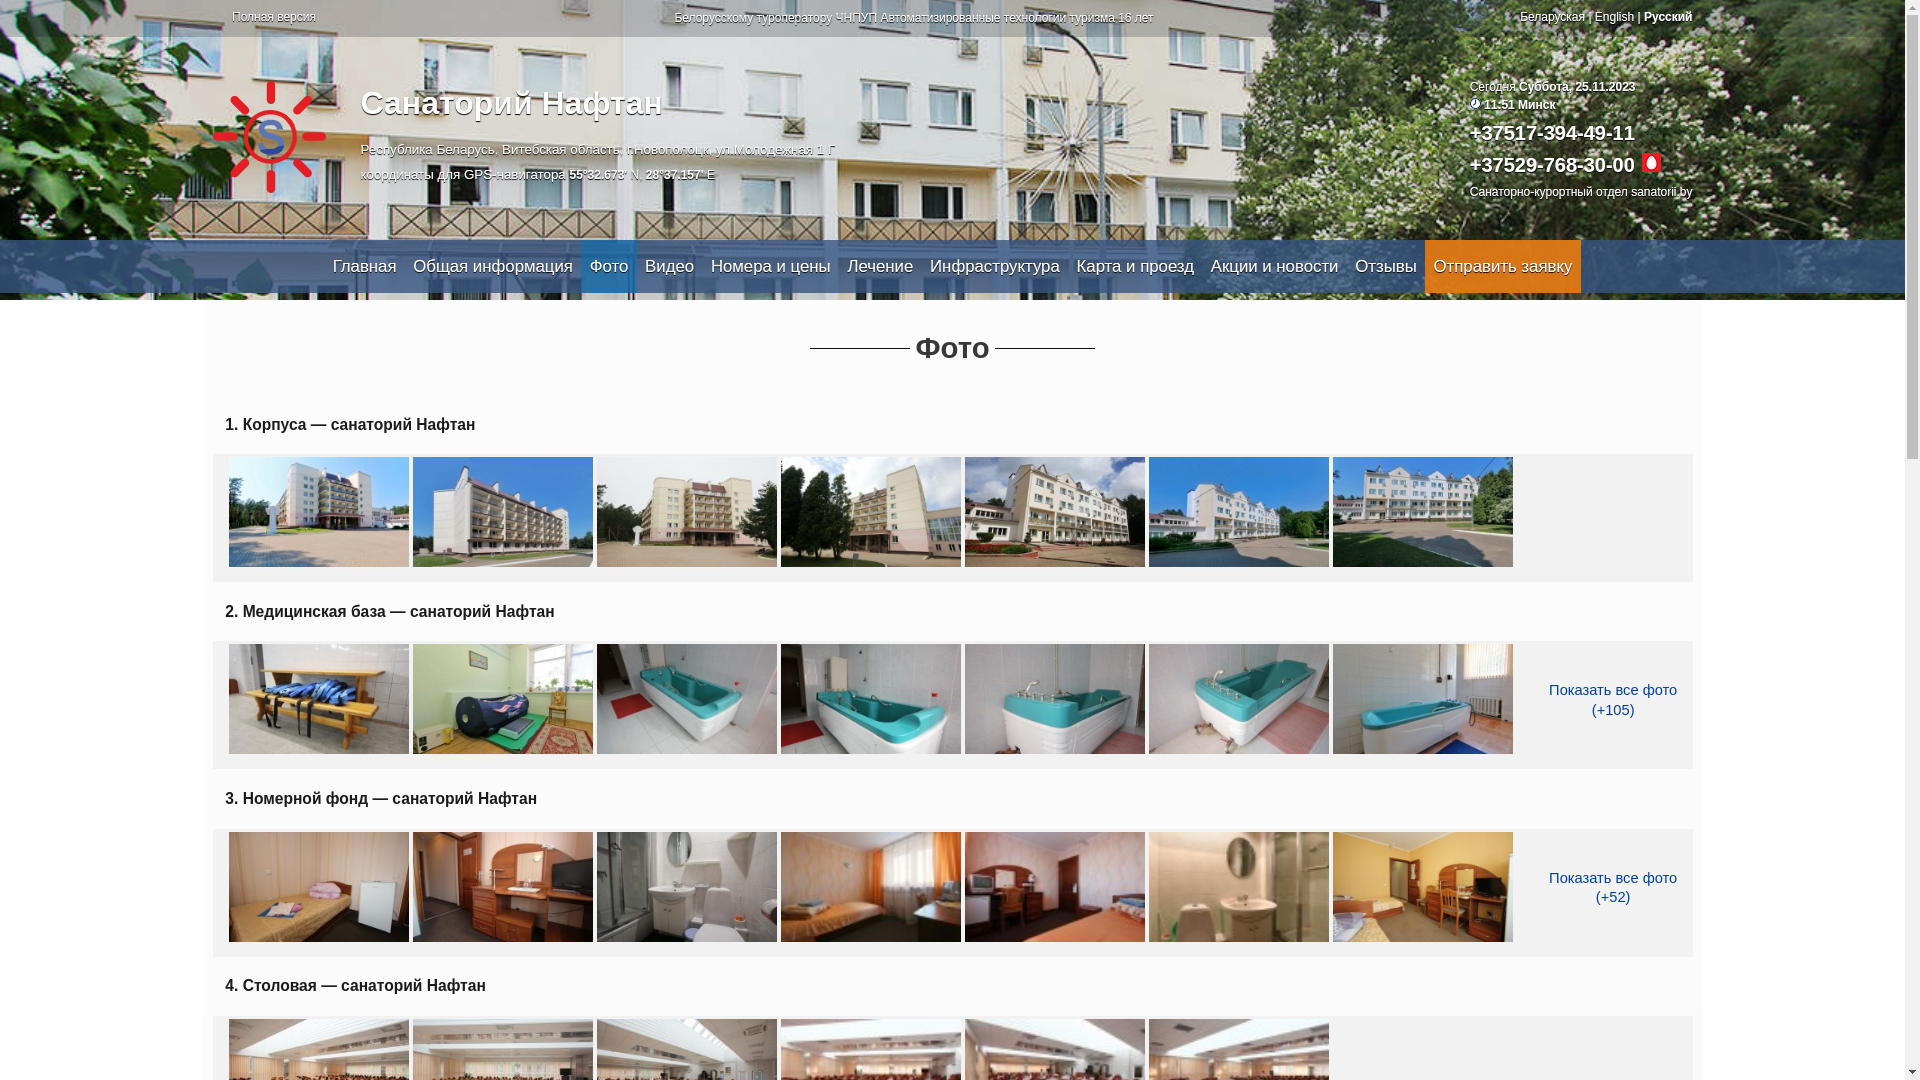 This screenshot has height=1080, width=1920. Describe the element at coordinates (1614, 16) in the screenshot. I see `'English'` at that location.